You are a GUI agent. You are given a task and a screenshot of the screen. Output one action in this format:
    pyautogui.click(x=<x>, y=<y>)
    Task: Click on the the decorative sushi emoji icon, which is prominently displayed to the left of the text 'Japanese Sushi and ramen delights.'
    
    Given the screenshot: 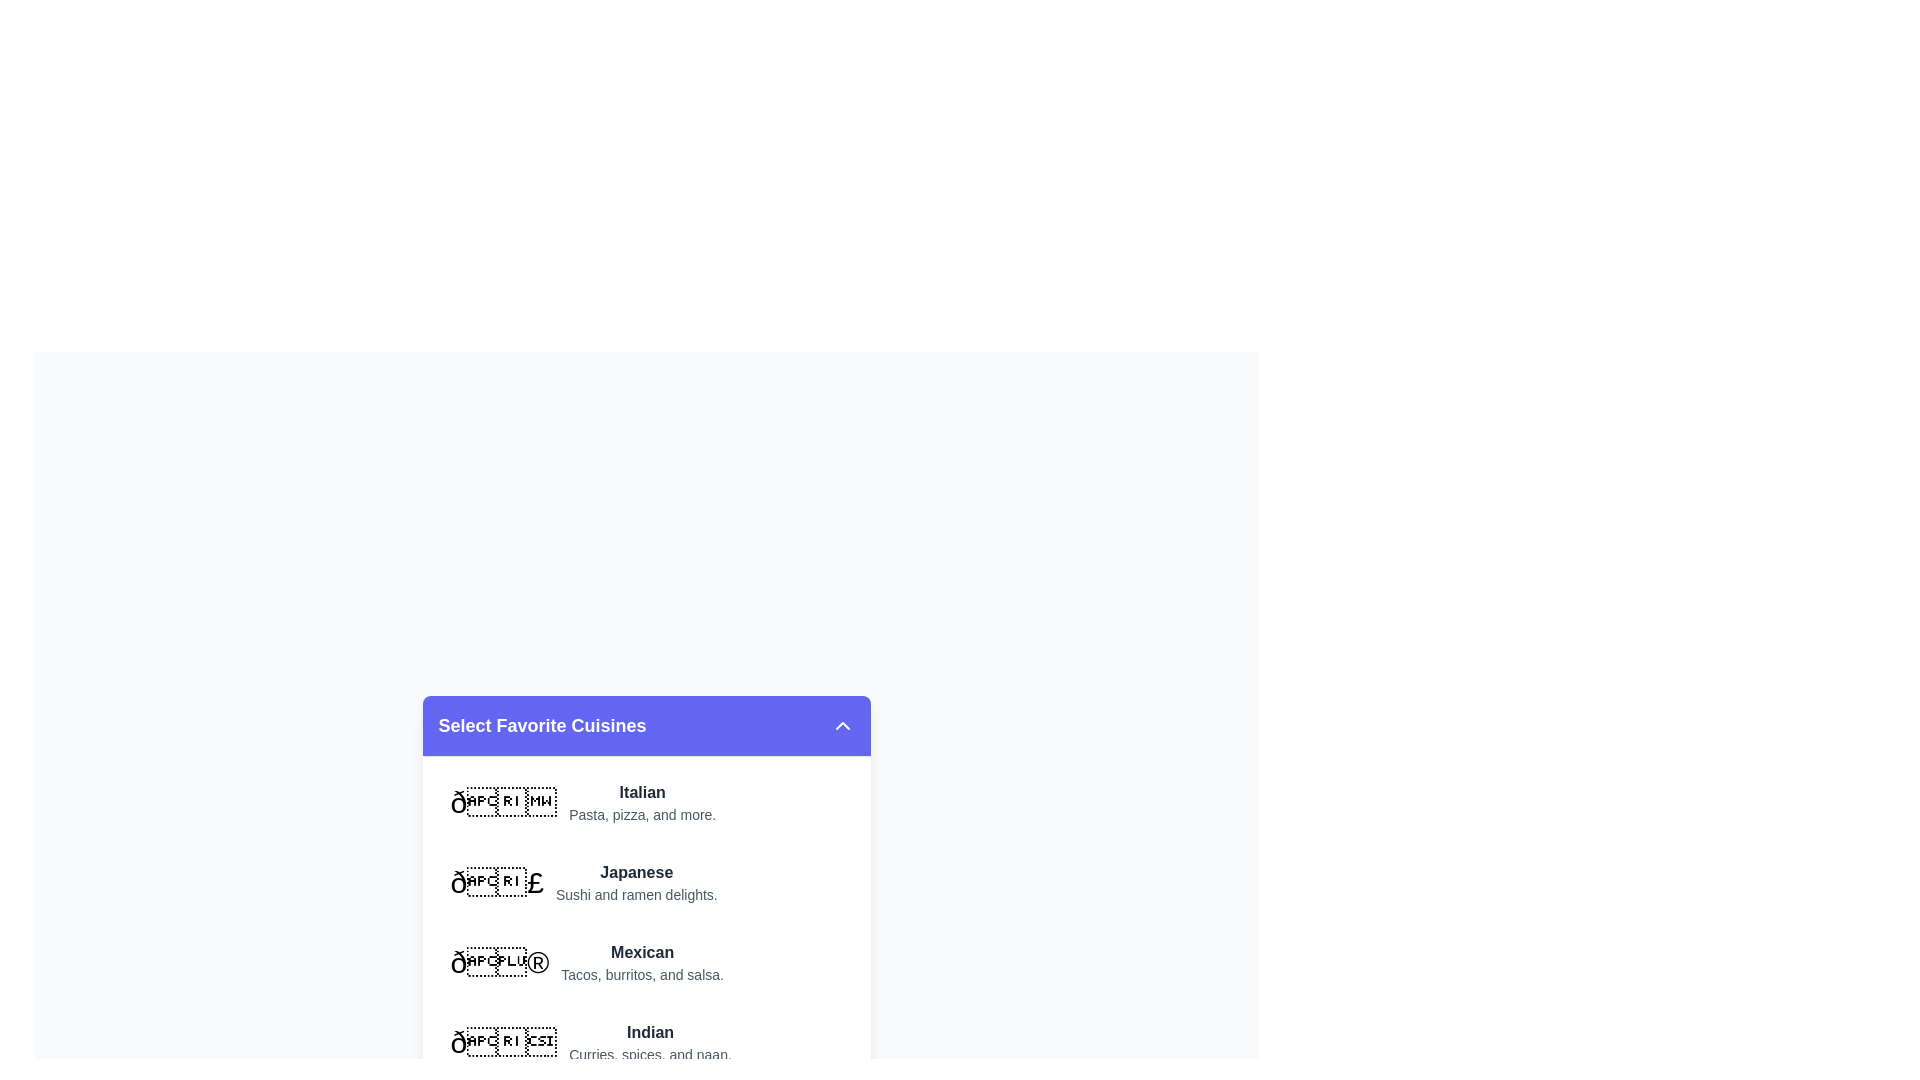 What is the action you would take?
    pyautogui.click(x=497, y=881)
    